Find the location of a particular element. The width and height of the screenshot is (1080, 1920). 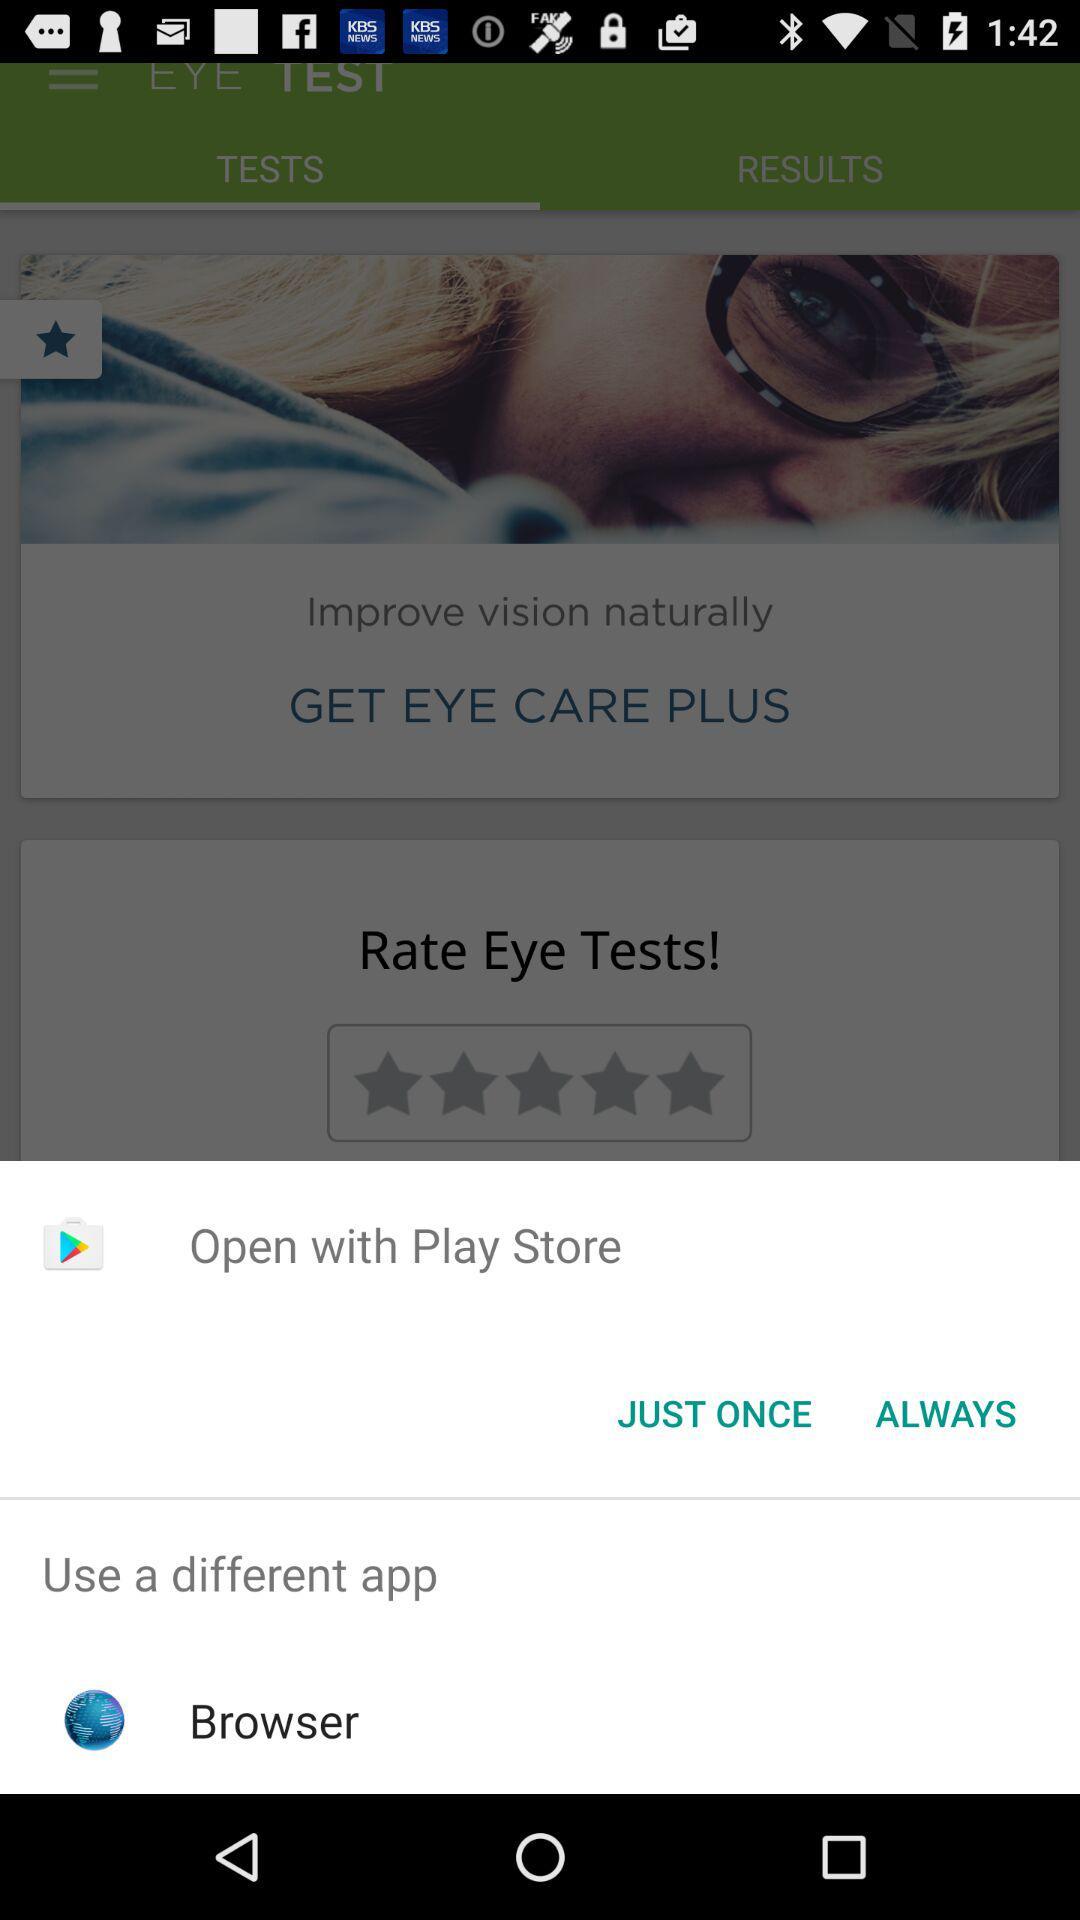

item below the open with play item is located at coordinates (945, 1411).